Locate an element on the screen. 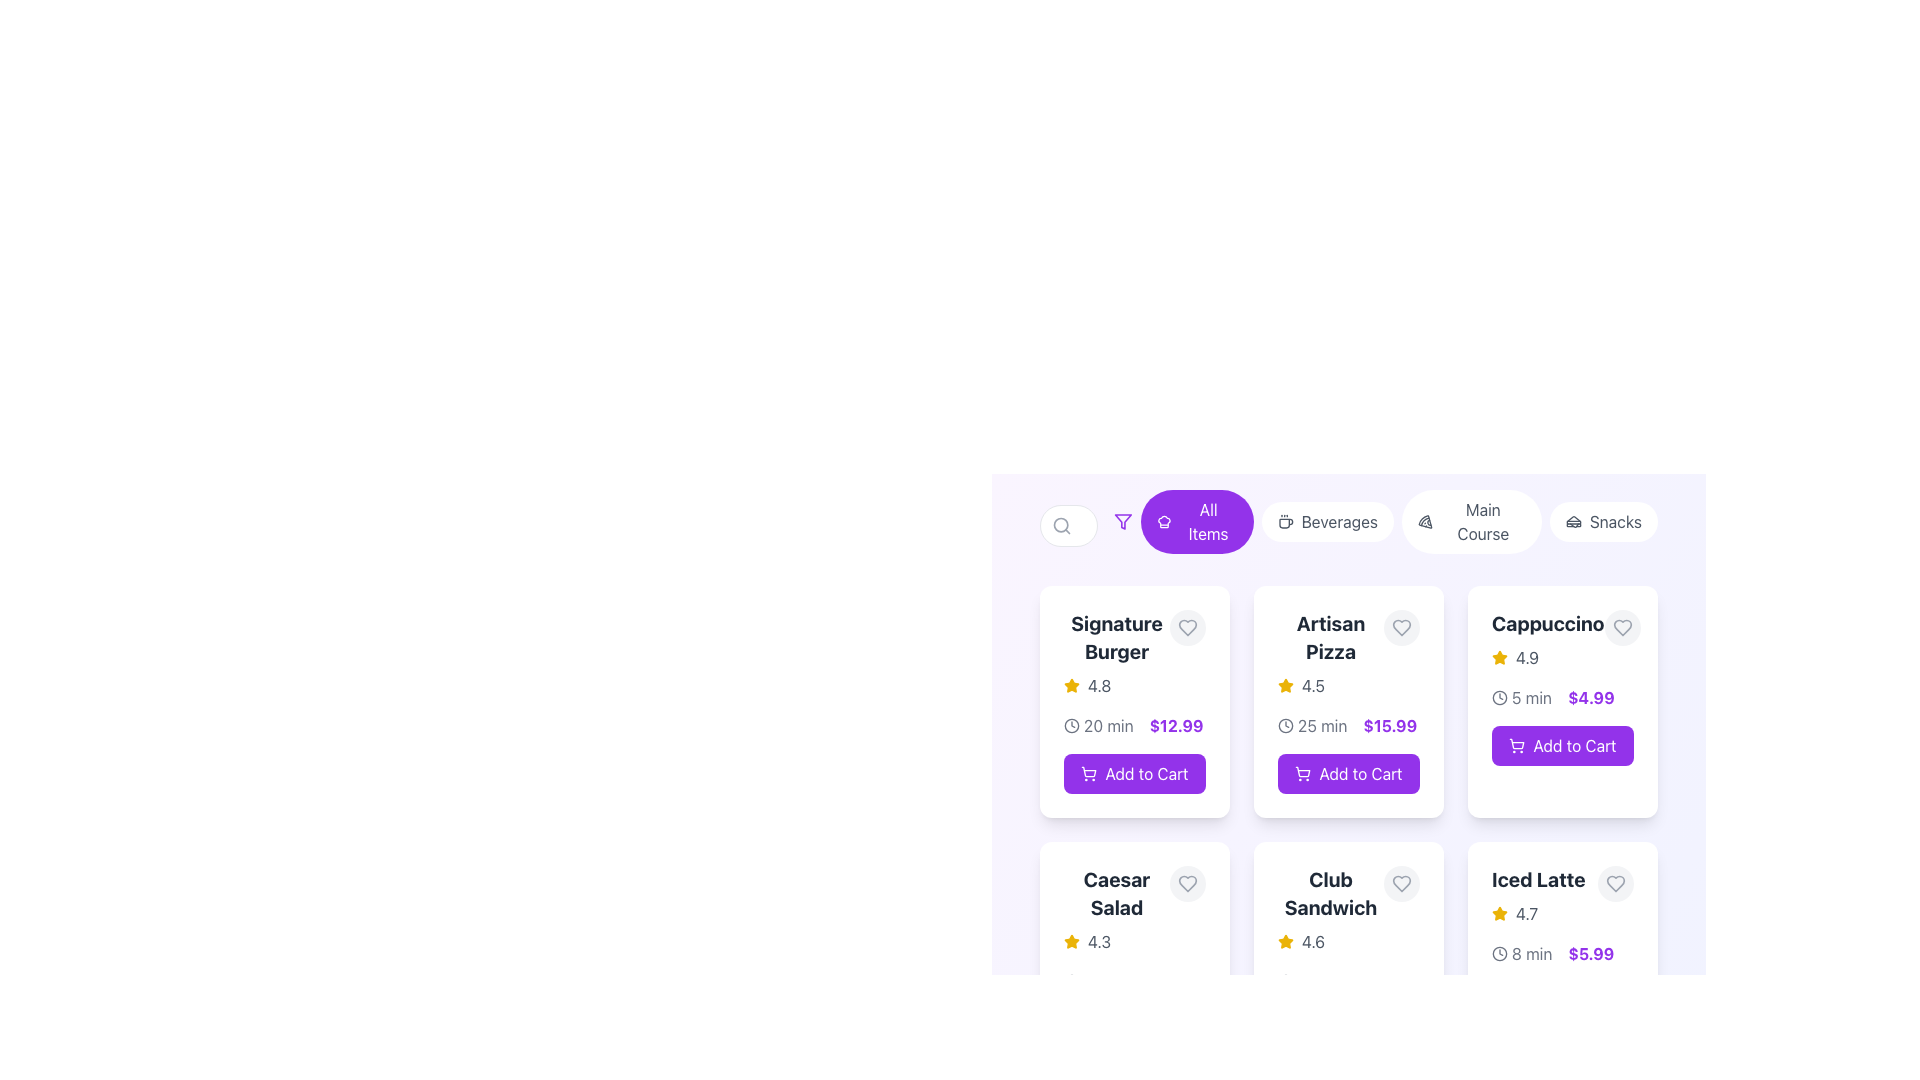 The image size is (1920, 1080). the price text displayed in the 'Artisan Pizza' card, located in the second column of the first row, positioned below '25 min' and above the 'Add to Cart' button is located at coordinates (1389, 725).